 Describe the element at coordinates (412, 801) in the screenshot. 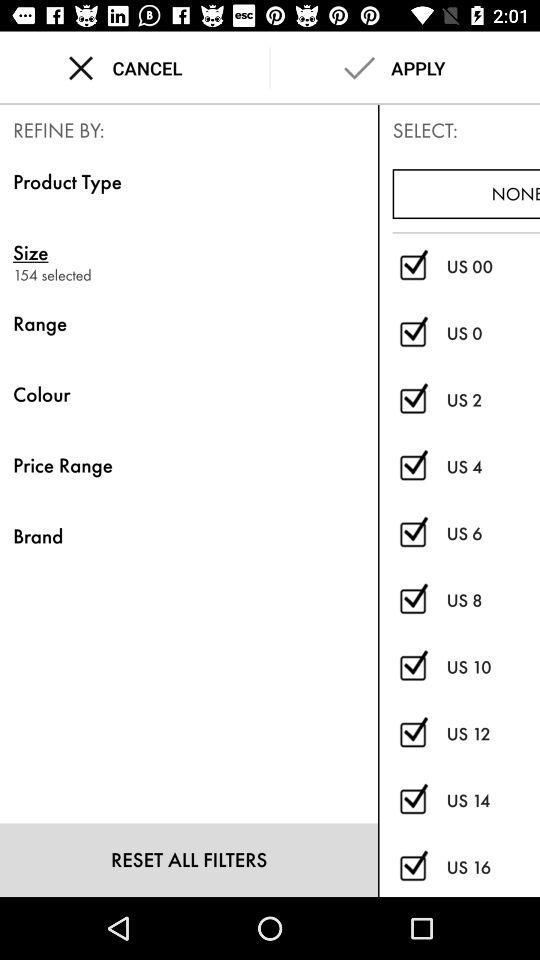

I see `the box` at that location.